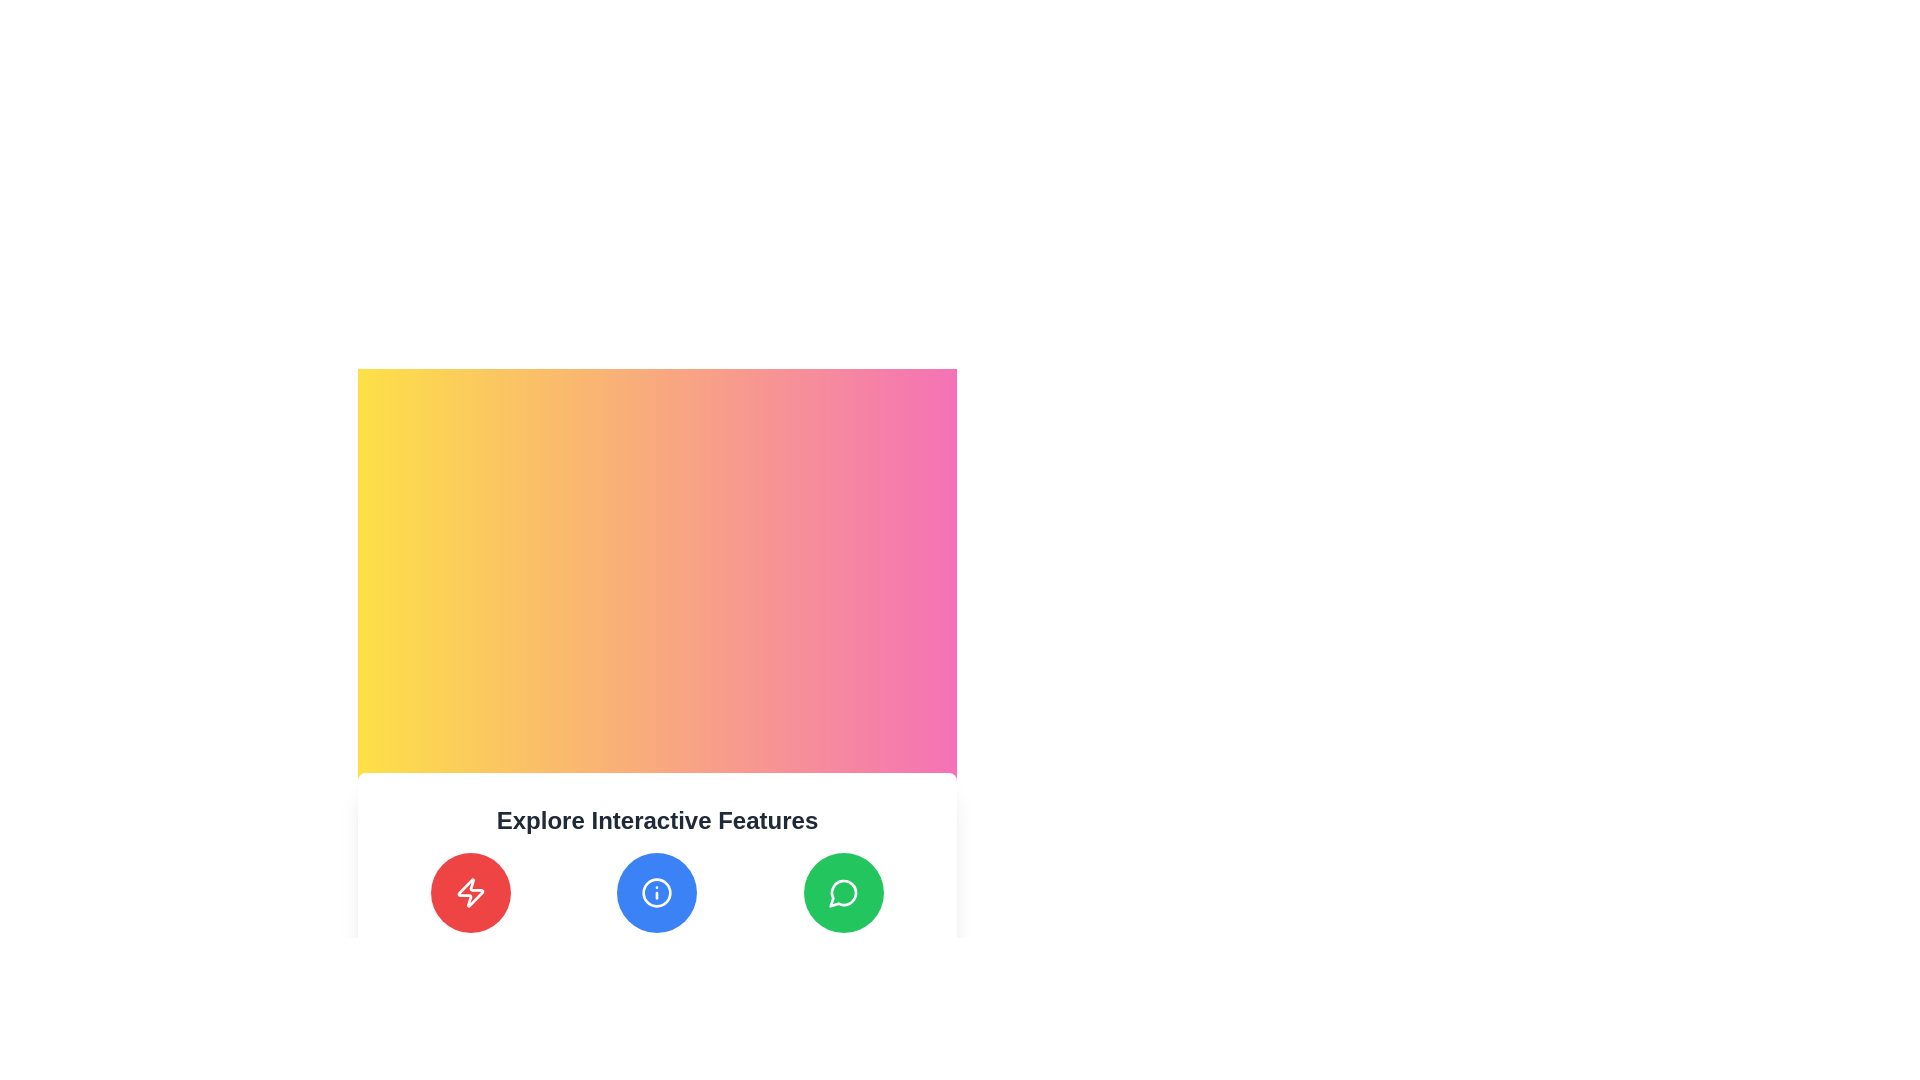  I want to click on the blue circular button with a white-bordered 'info' icon, so click(657, 909).